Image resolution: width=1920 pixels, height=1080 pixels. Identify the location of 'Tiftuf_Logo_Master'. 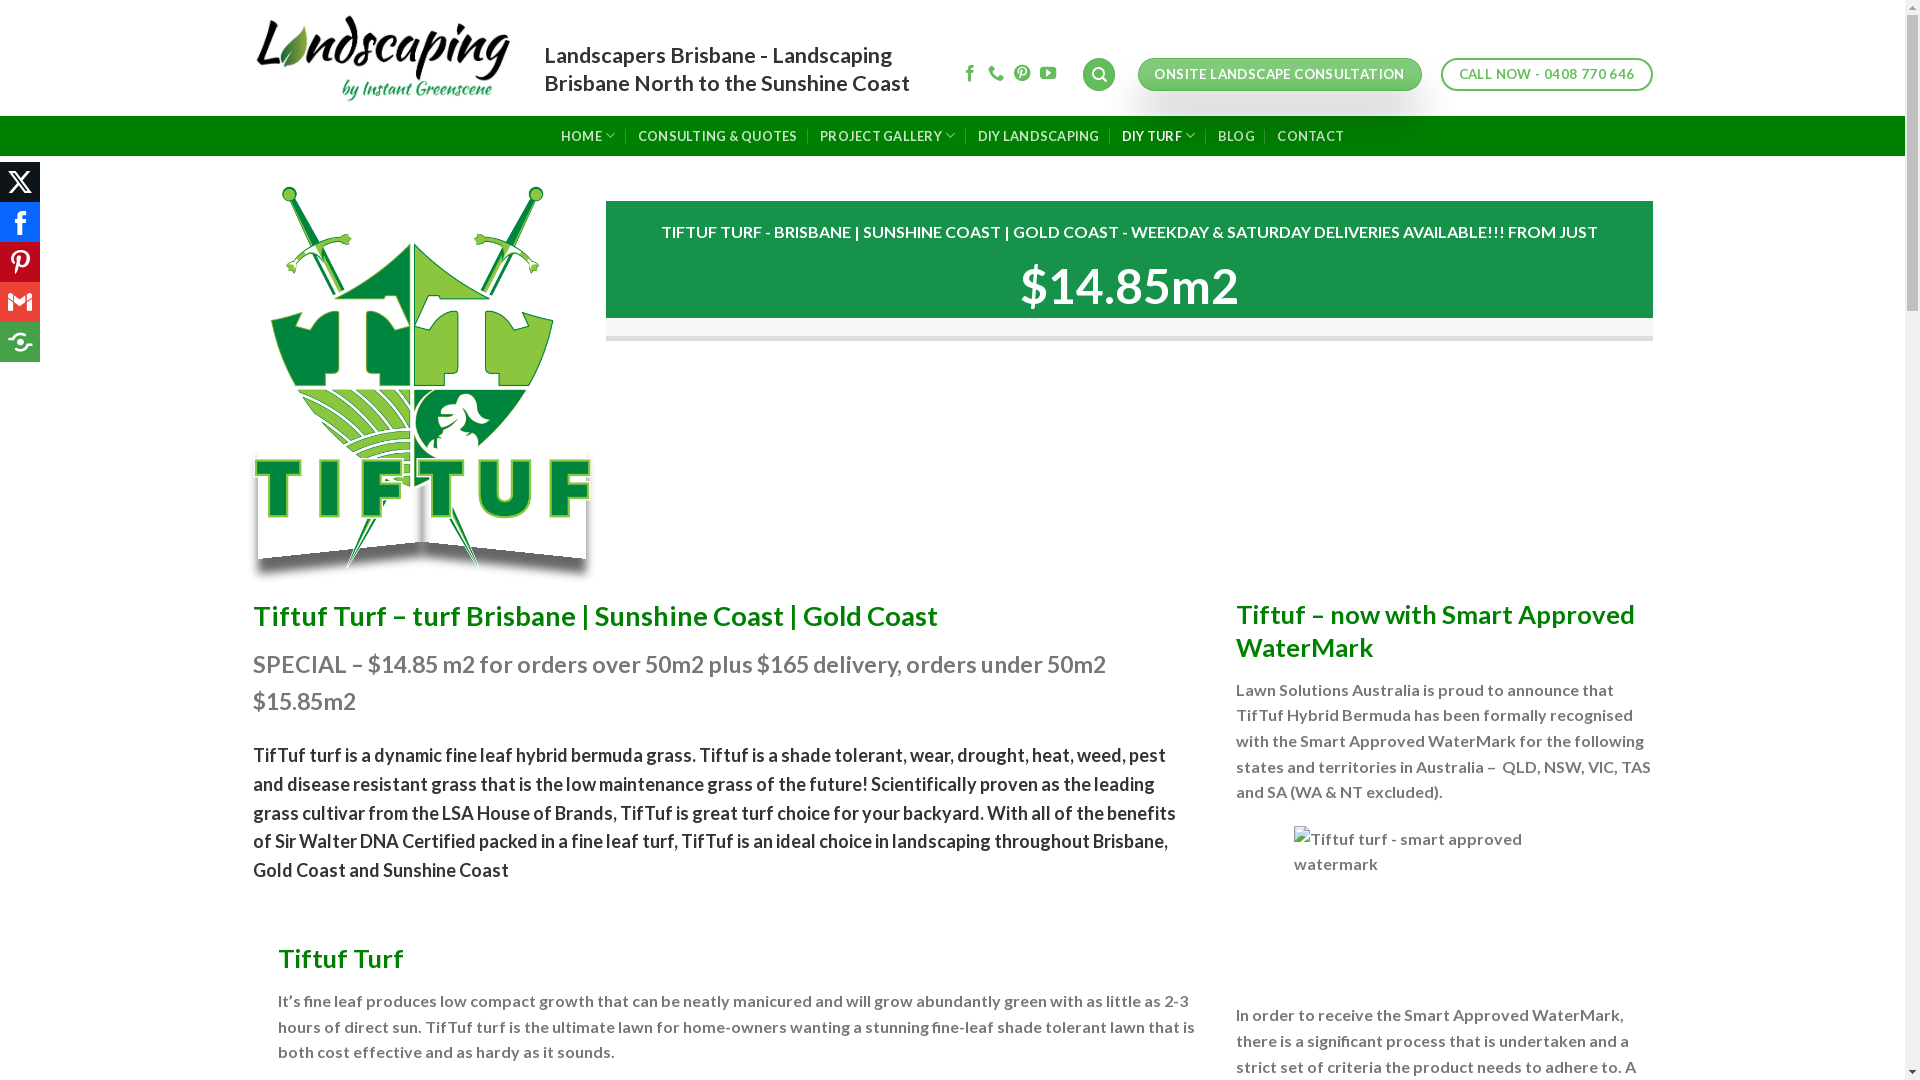
(420, 377).